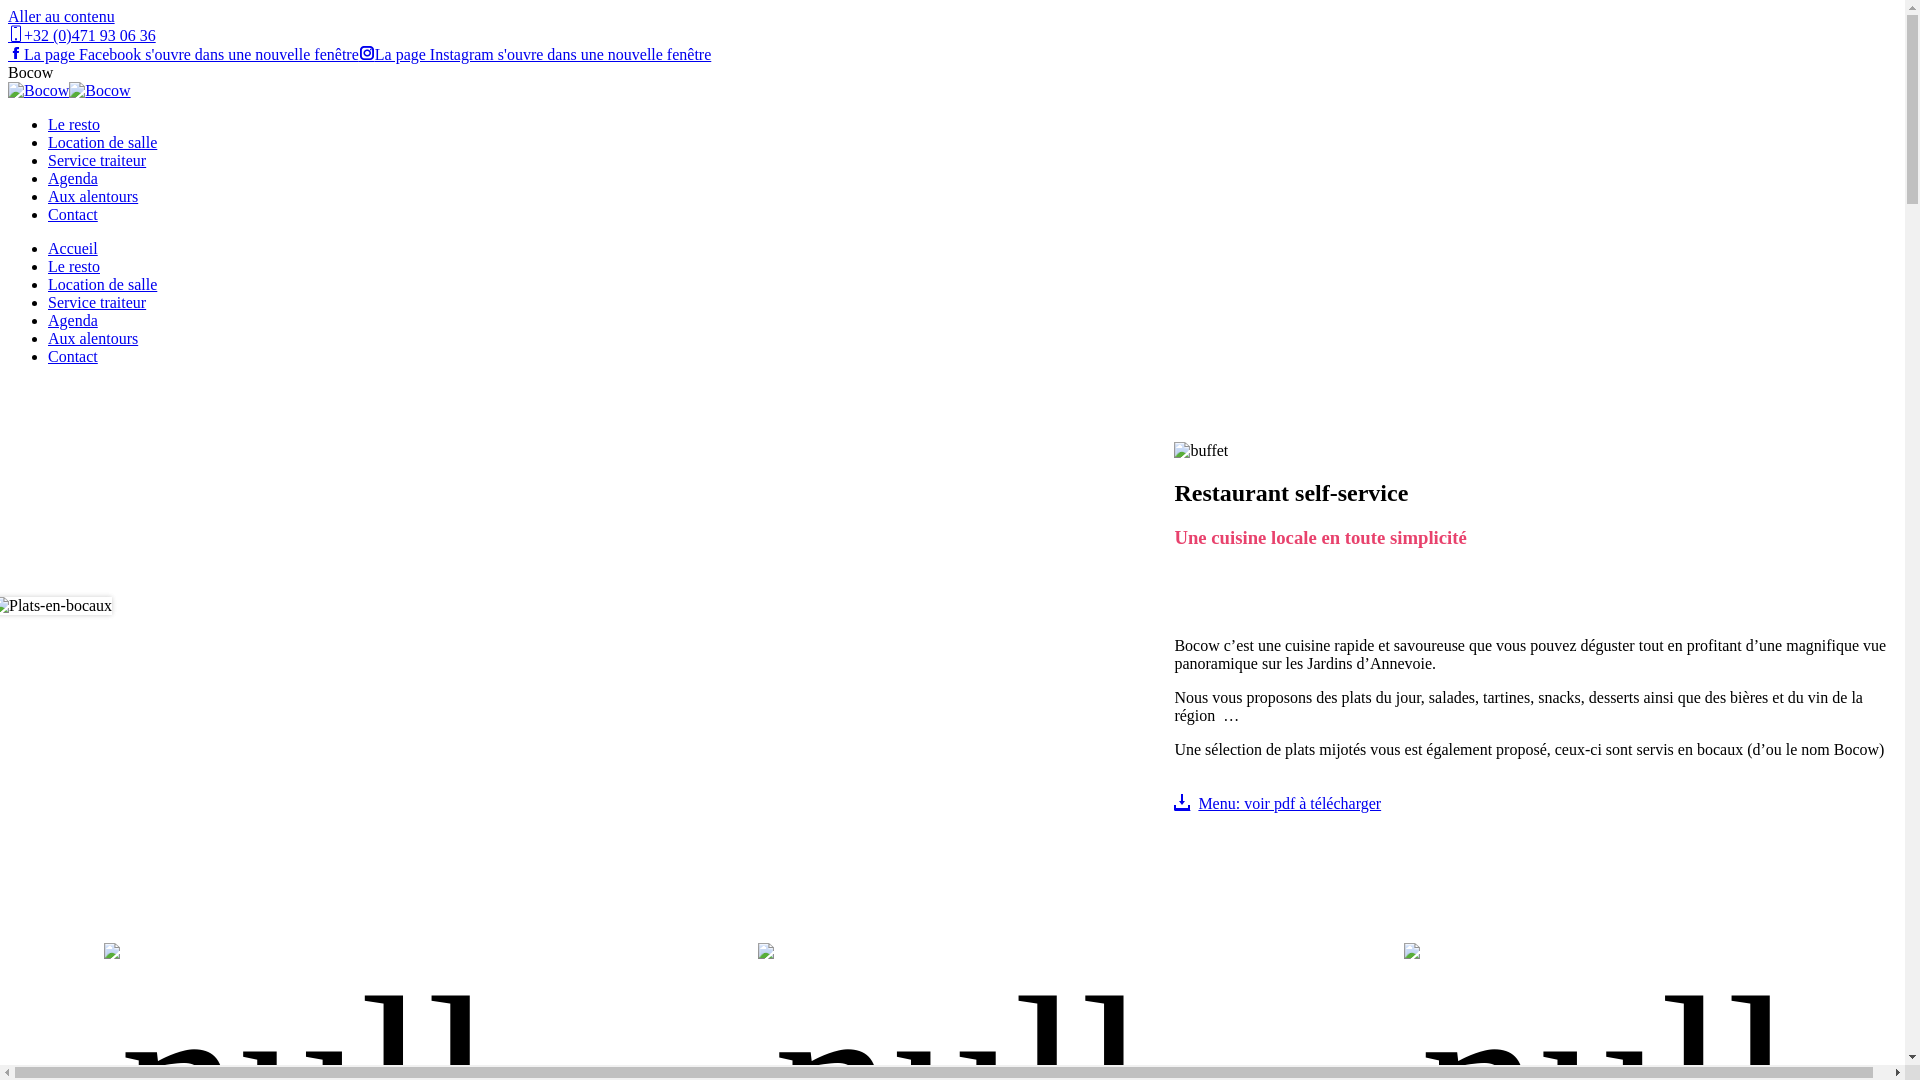 This screenshot has height=1080, width=1920. I want to click on 'Service traiteur', so click(95, 302).